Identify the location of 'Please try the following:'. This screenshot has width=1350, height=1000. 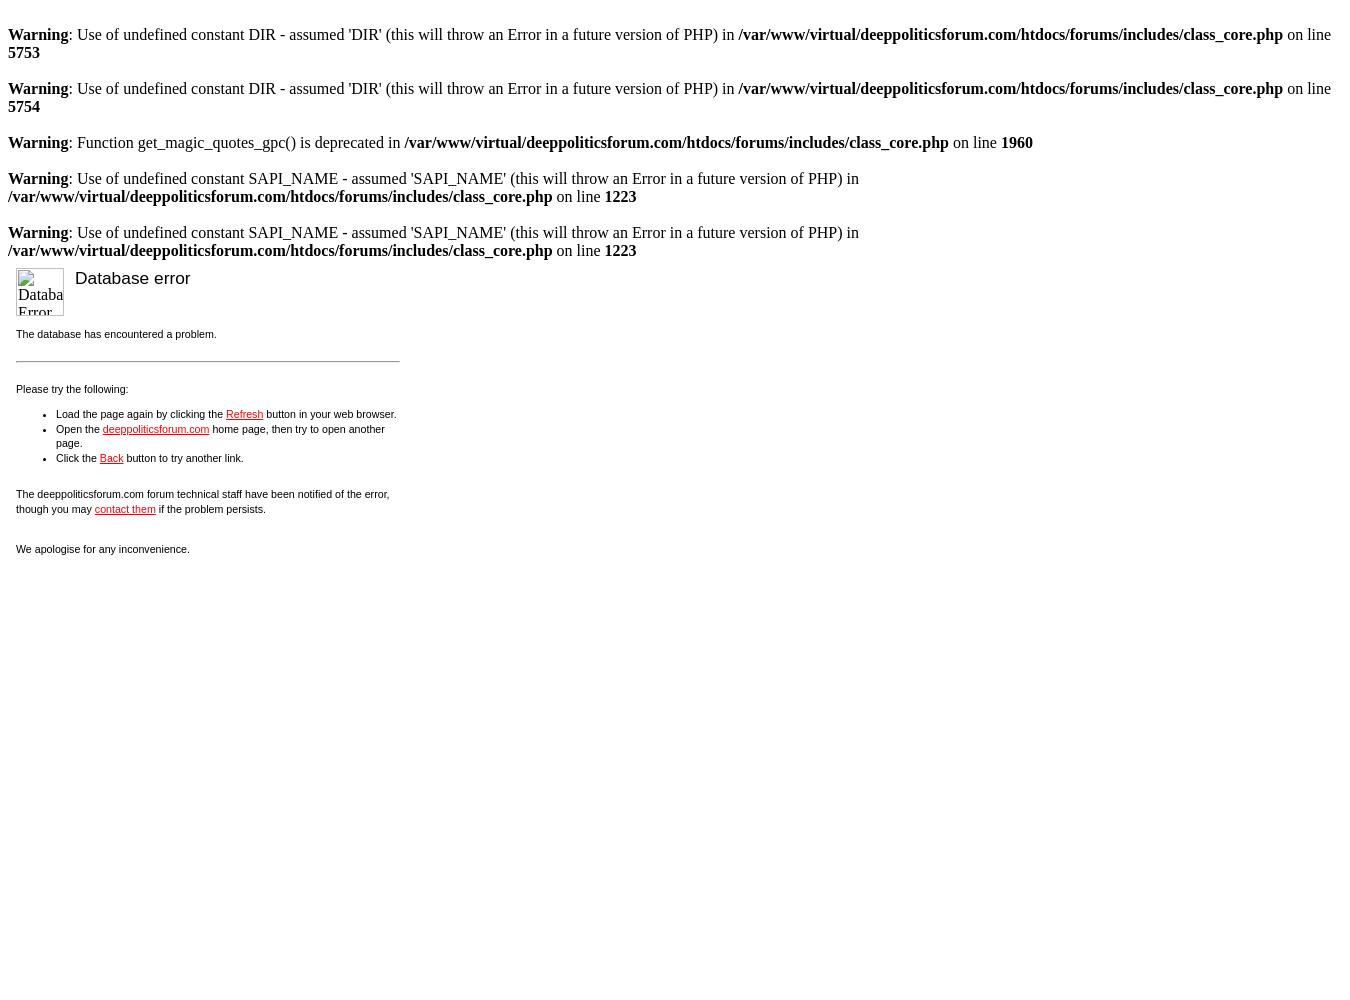
(70, 388).